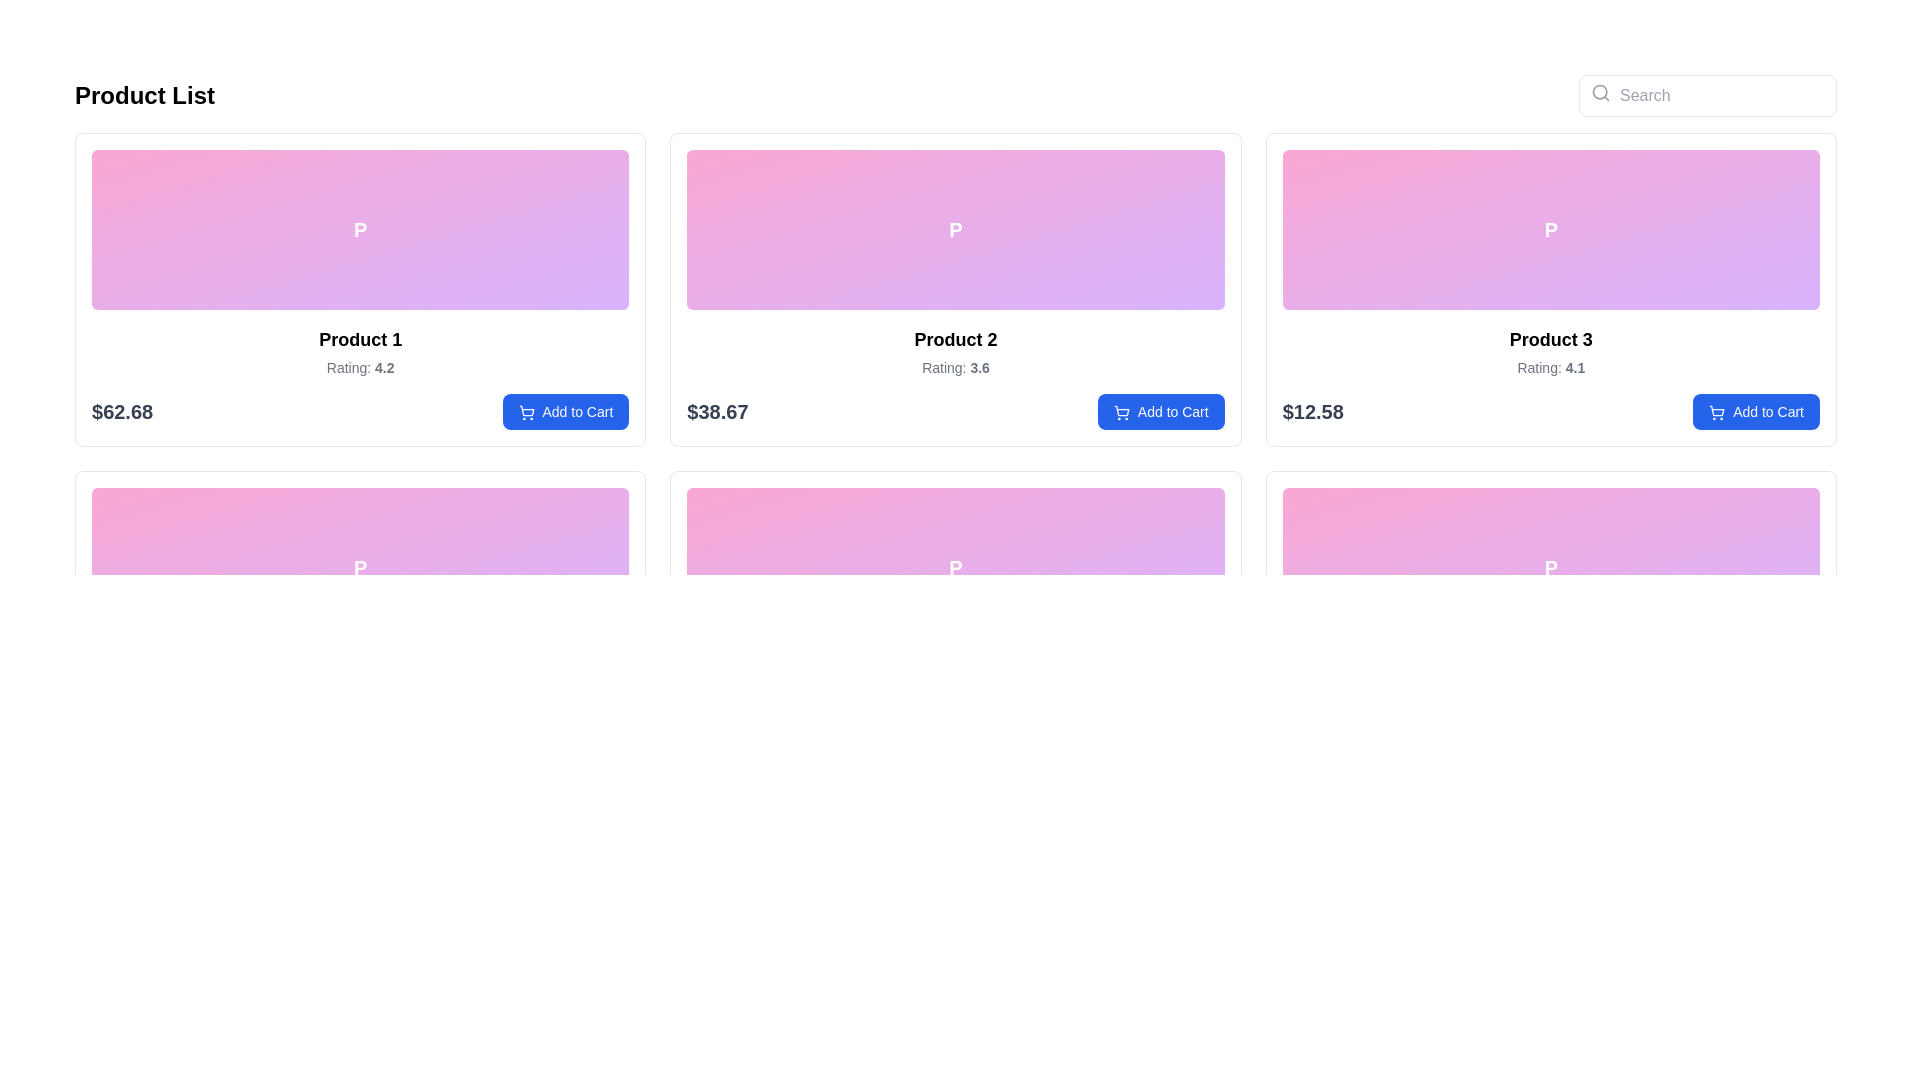 This screenshot has height=1080, width=1920. What do you see at coordinates (1574, 367) in the screenshot?
I see `the static text that displays the rating value of 'Product 3', located beneath the 'Product 3' header and adjacent to the 'Rating:' label in the third product card` at bounding box center [1574, 367].